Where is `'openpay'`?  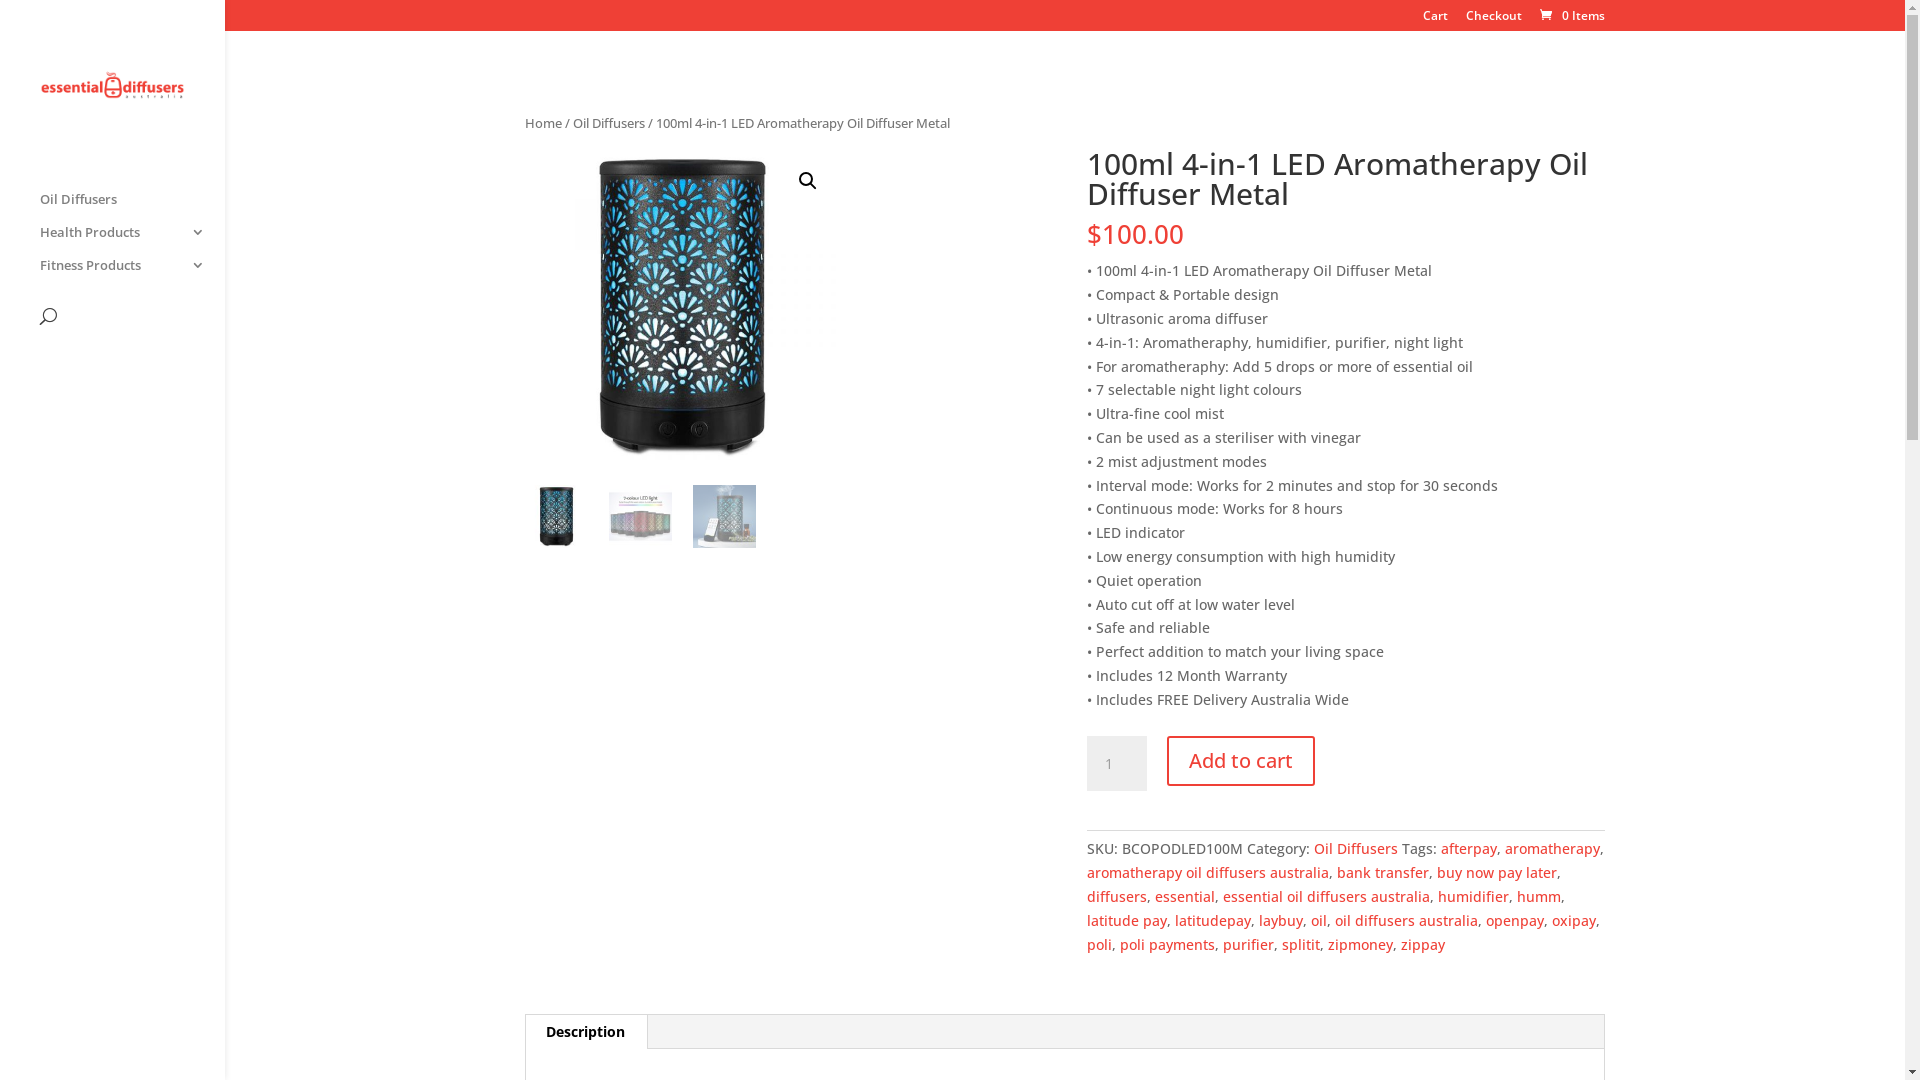
'openpay' is located at coordinates (1486, 920).